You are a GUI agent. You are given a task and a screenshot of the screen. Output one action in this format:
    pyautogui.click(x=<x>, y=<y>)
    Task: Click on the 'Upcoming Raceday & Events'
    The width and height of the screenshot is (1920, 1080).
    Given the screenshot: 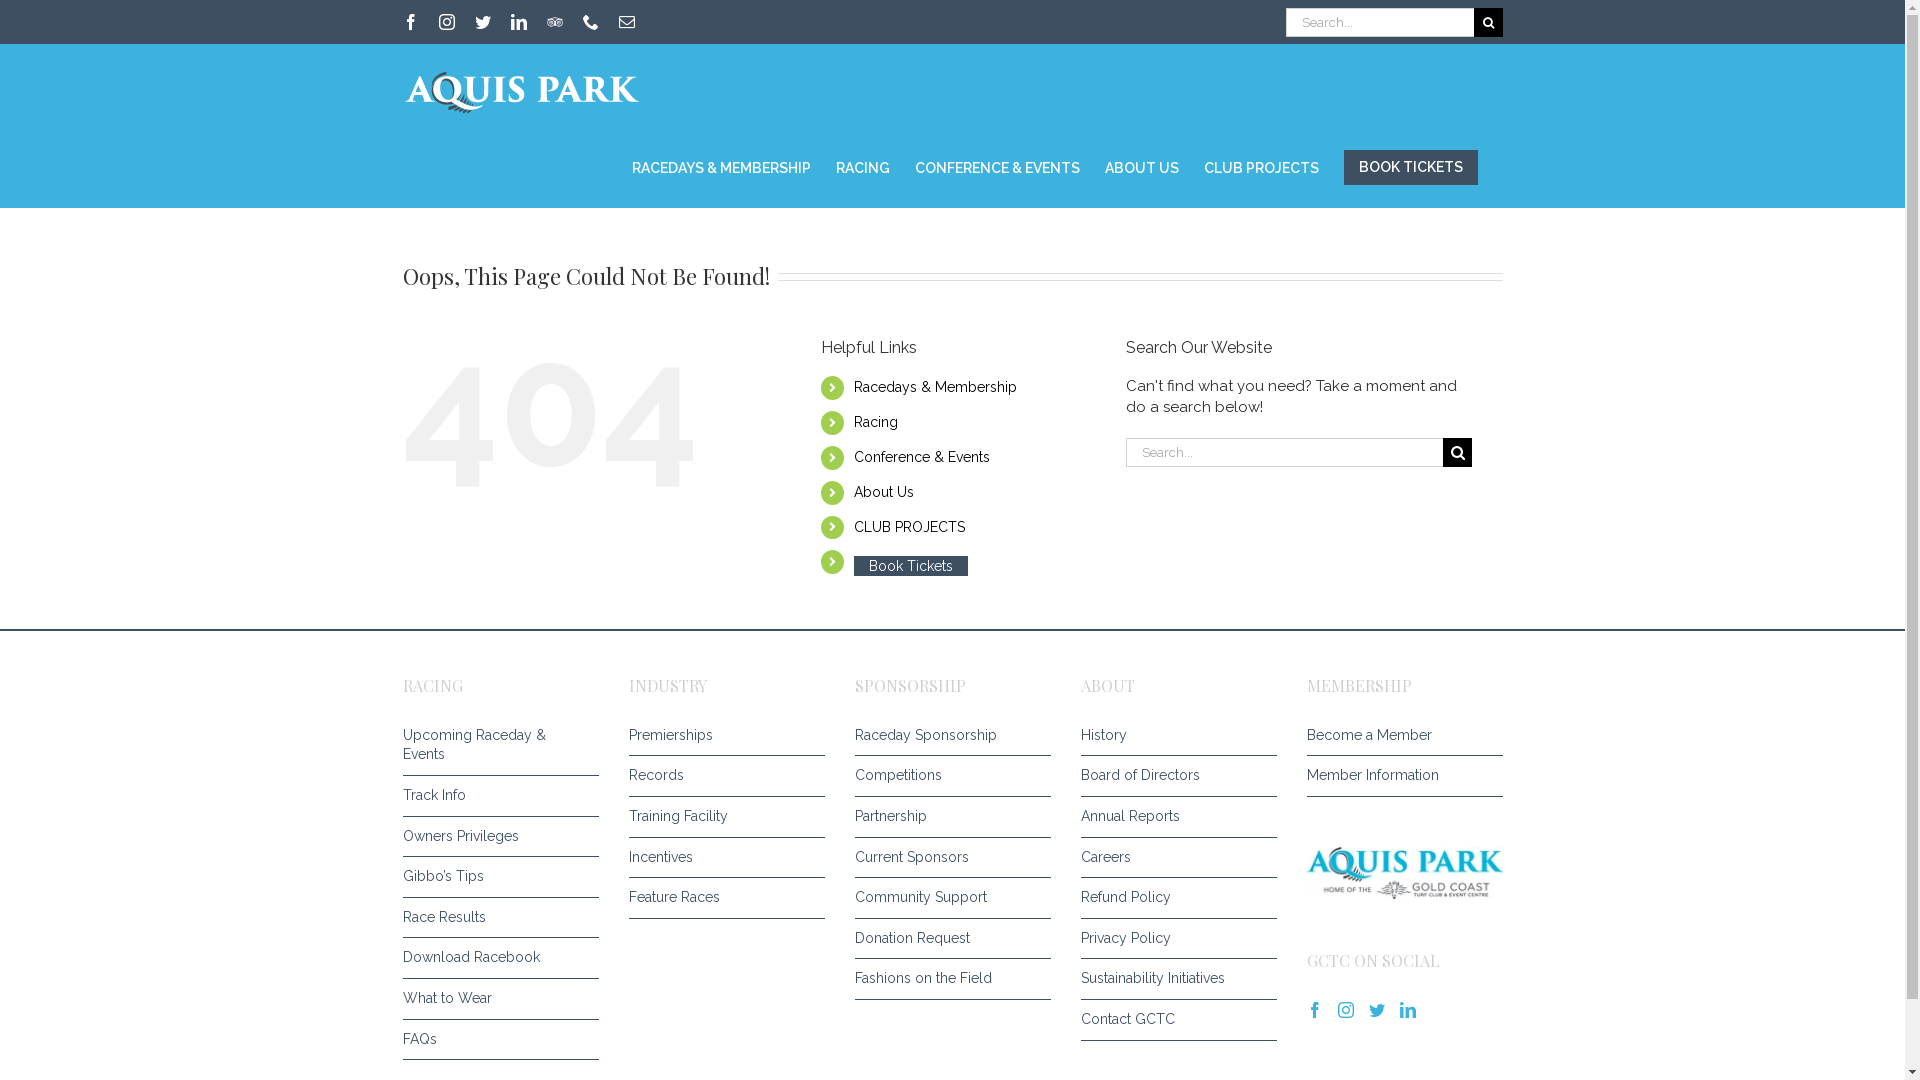 What is the action you would take?
    pyautogui.click(x=401, y=745)
    